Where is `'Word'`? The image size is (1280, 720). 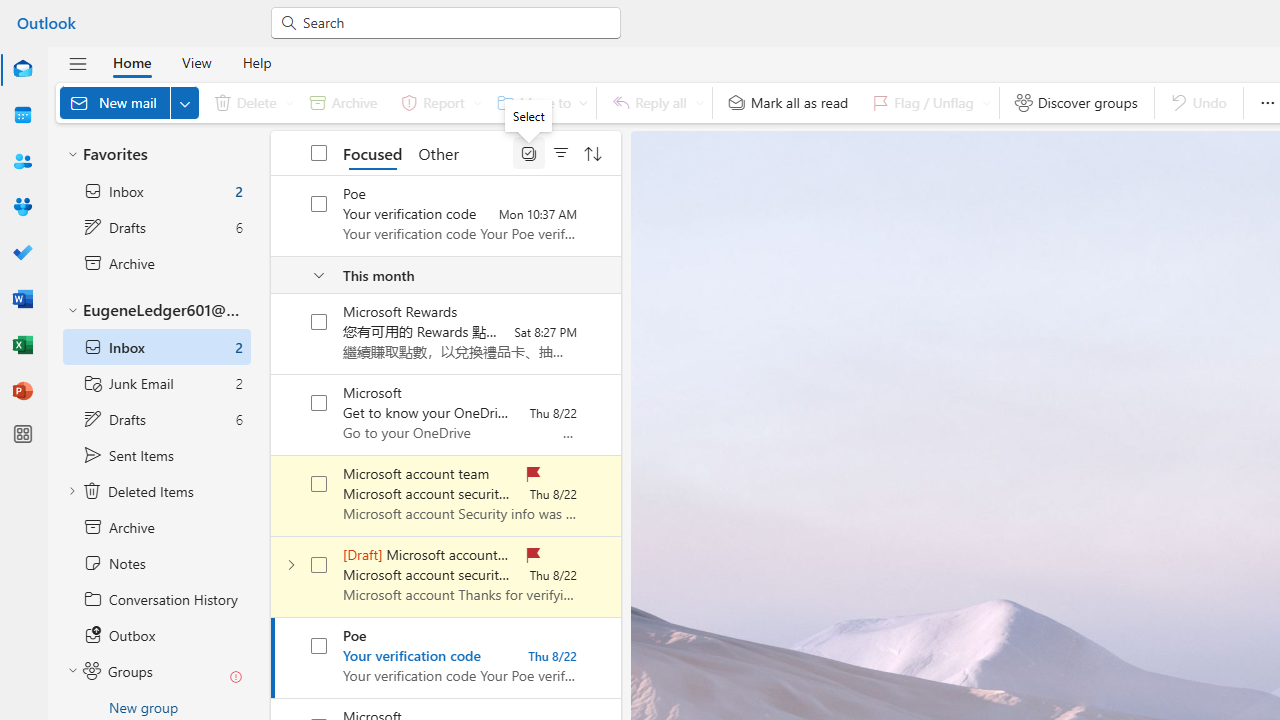
'Word' is located at coordinates (23, 298).